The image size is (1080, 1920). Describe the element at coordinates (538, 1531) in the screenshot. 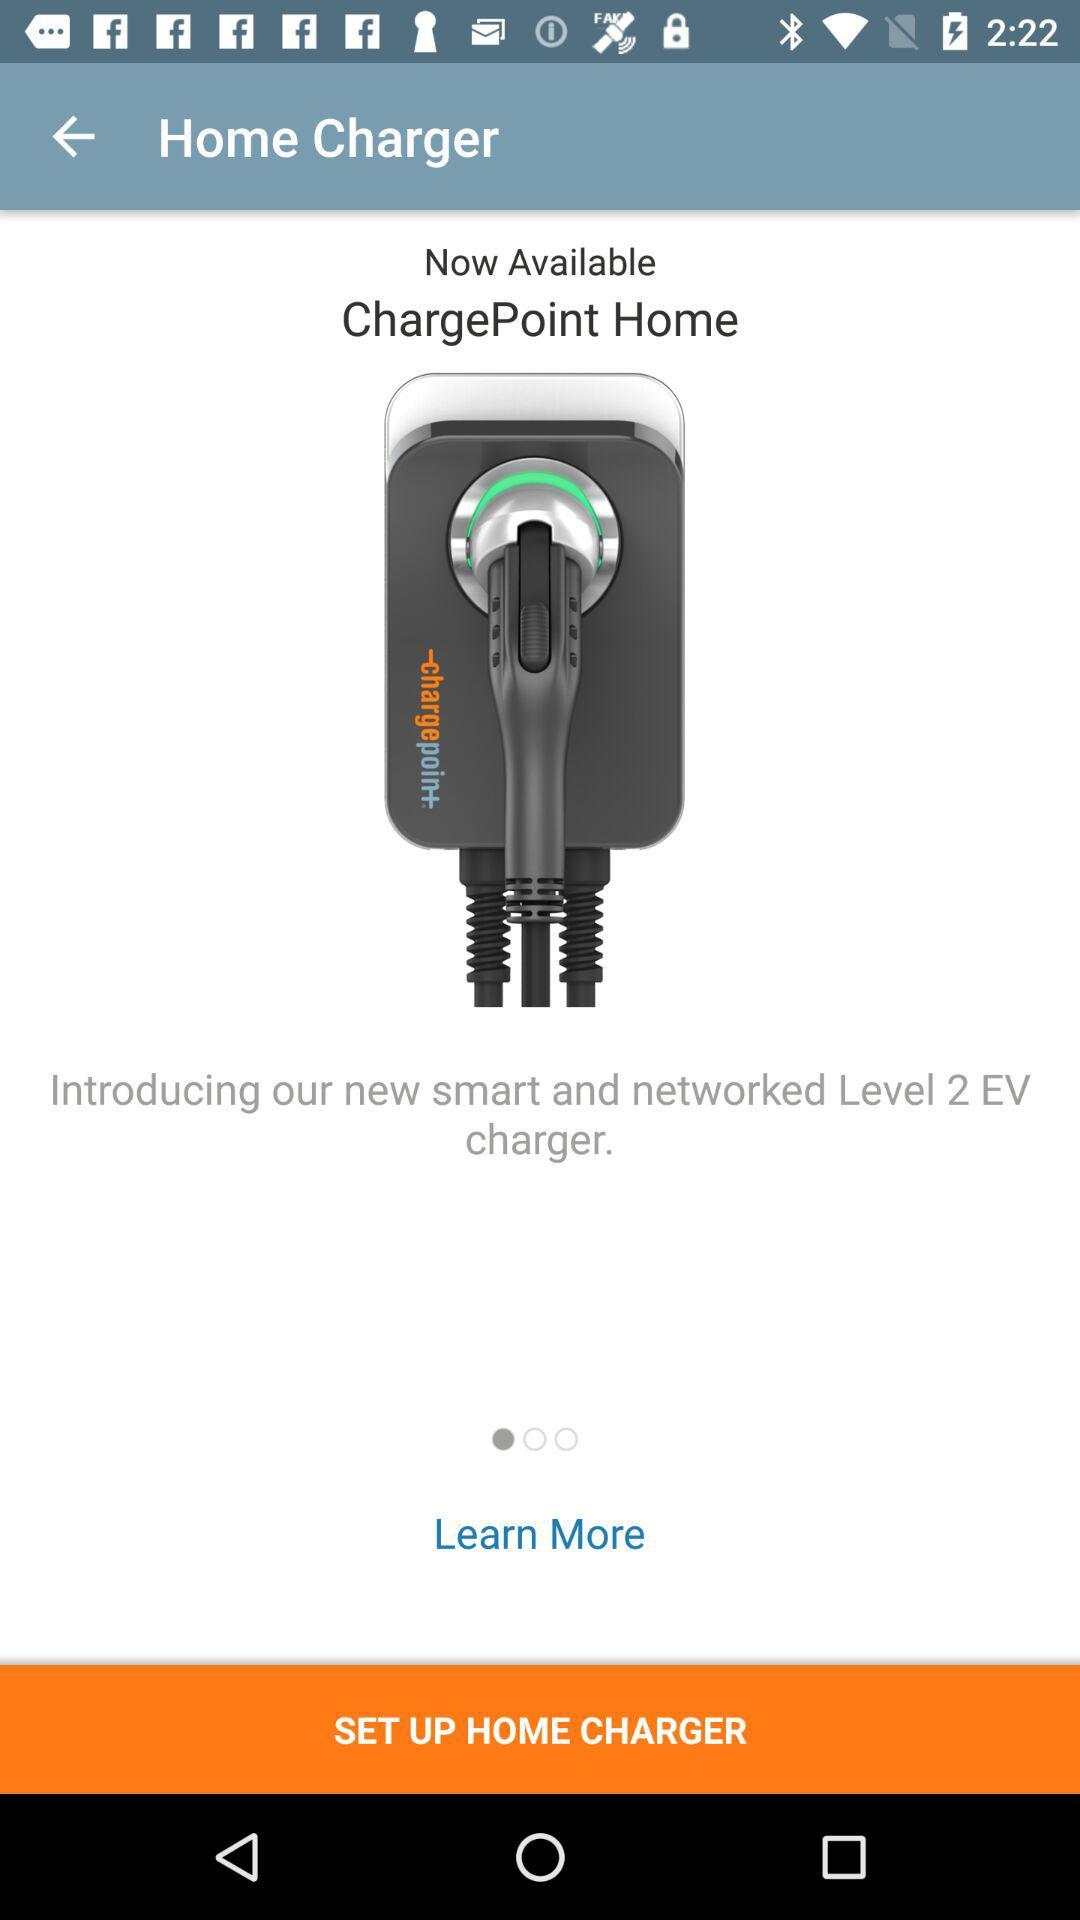

I see `the learn more item` at that location.